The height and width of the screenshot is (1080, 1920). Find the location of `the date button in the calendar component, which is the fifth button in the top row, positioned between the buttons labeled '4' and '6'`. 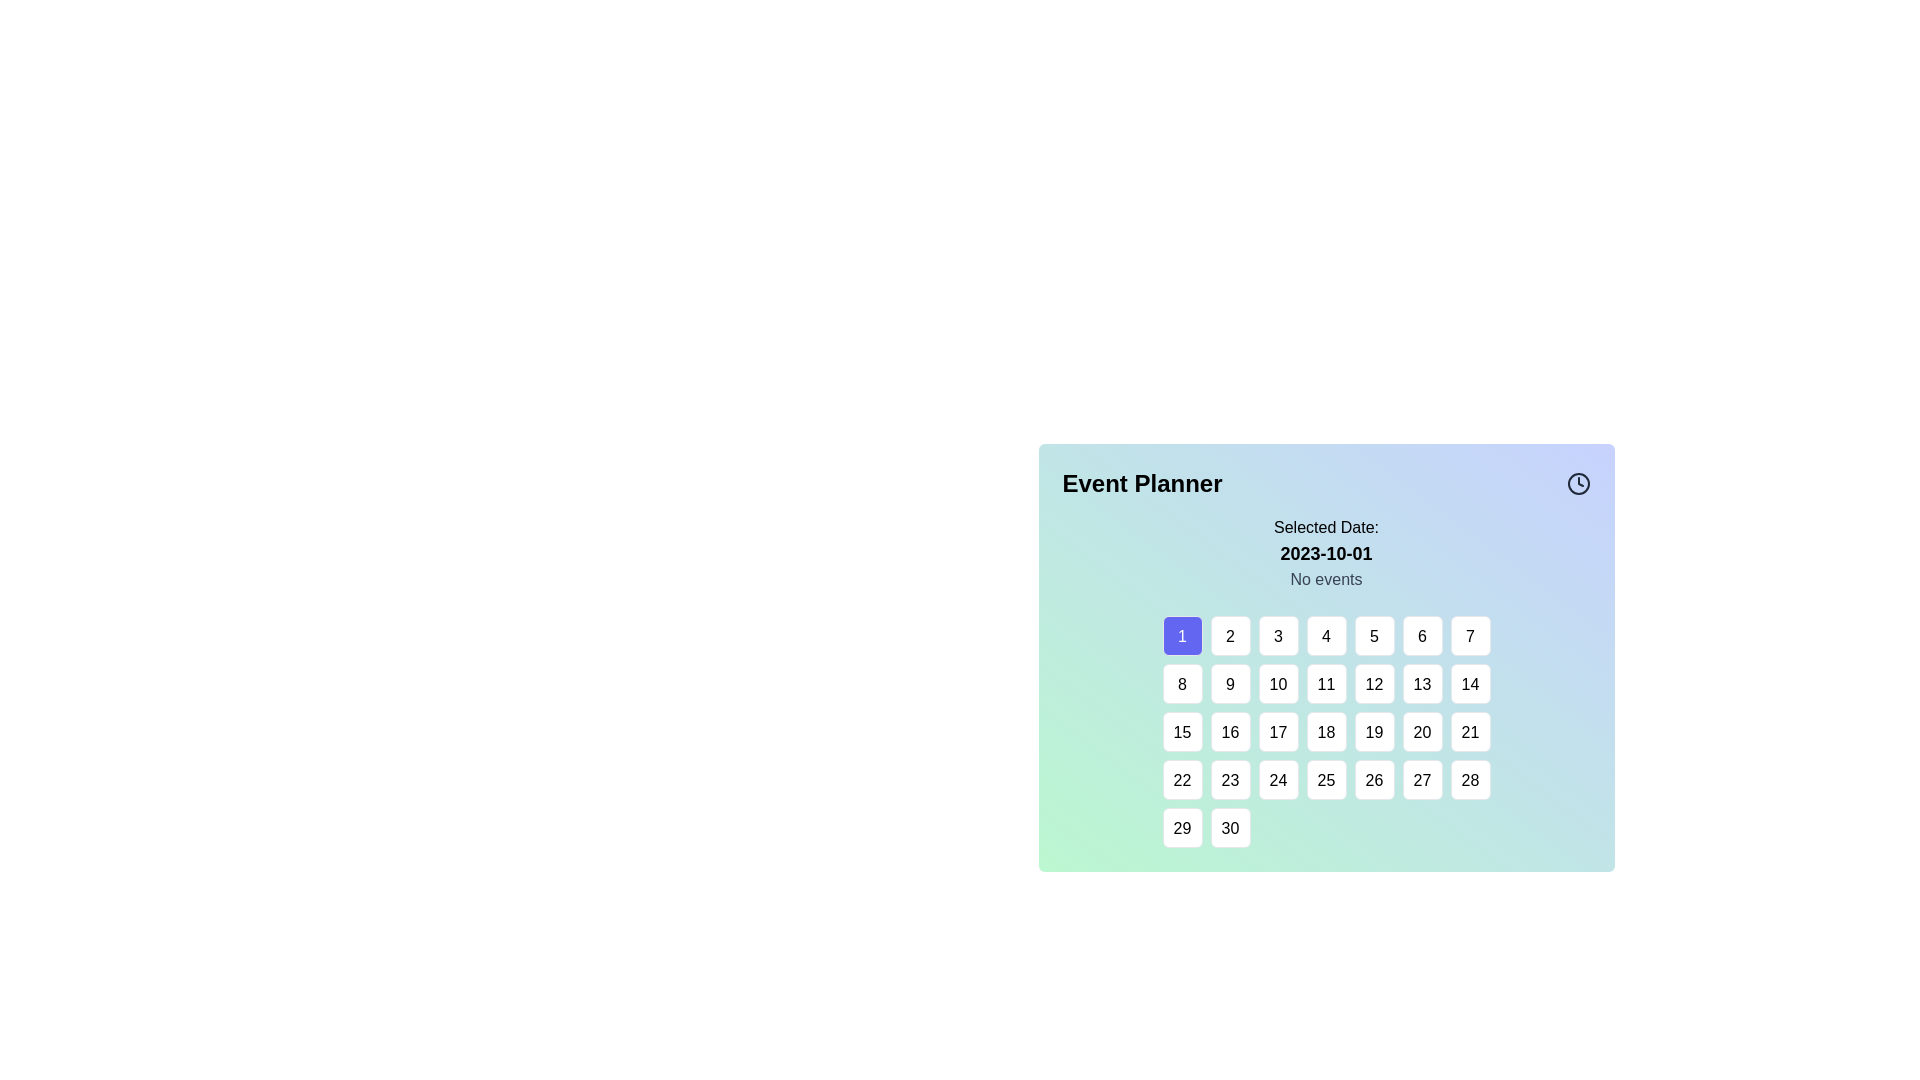

the date button in the calendar component, which is the fifth button in the top row, positioned between the buttons labeled '4' and '6' is located at coordinates (1373, 636).